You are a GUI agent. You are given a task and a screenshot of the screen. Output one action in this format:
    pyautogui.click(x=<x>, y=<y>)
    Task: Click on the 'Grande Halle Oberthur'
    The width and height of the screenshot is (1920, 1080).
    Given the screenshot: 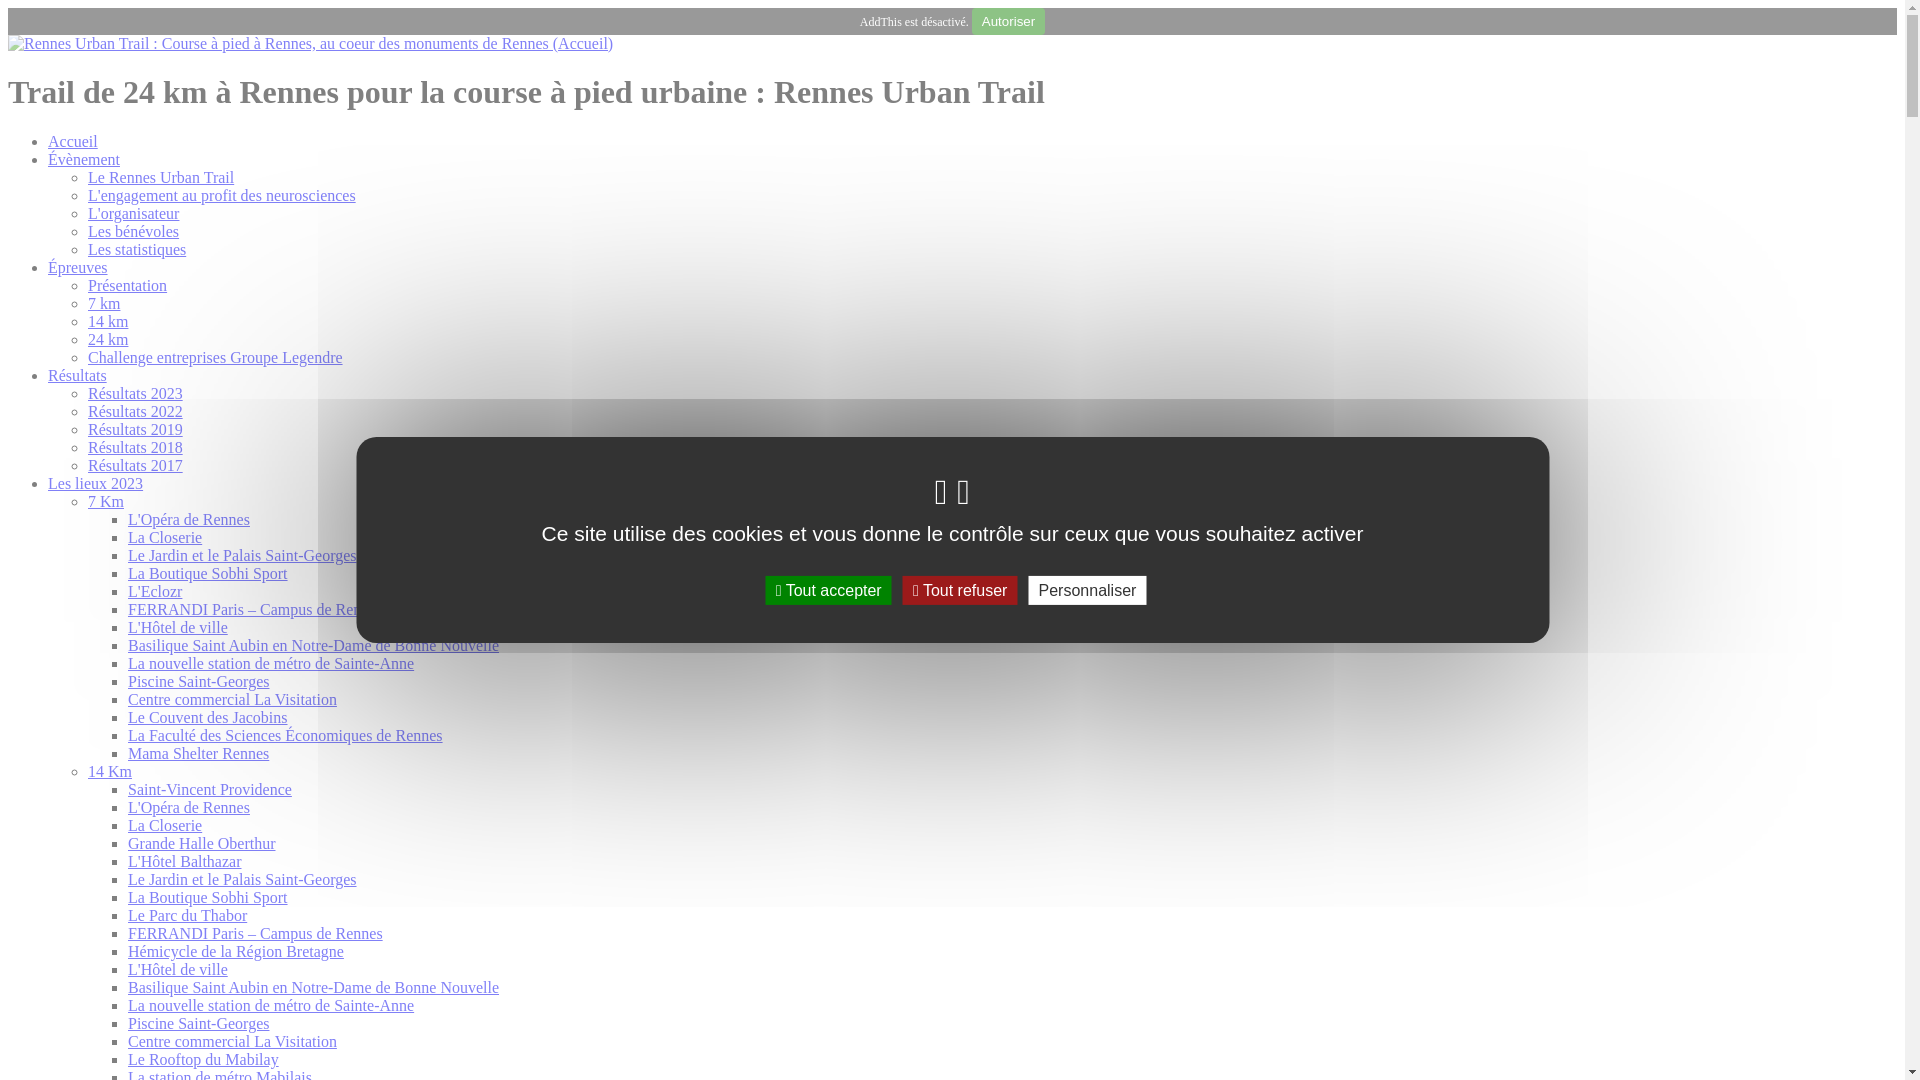 What is the action you would take?
    pyautogui.click(x=201, y=843)
    